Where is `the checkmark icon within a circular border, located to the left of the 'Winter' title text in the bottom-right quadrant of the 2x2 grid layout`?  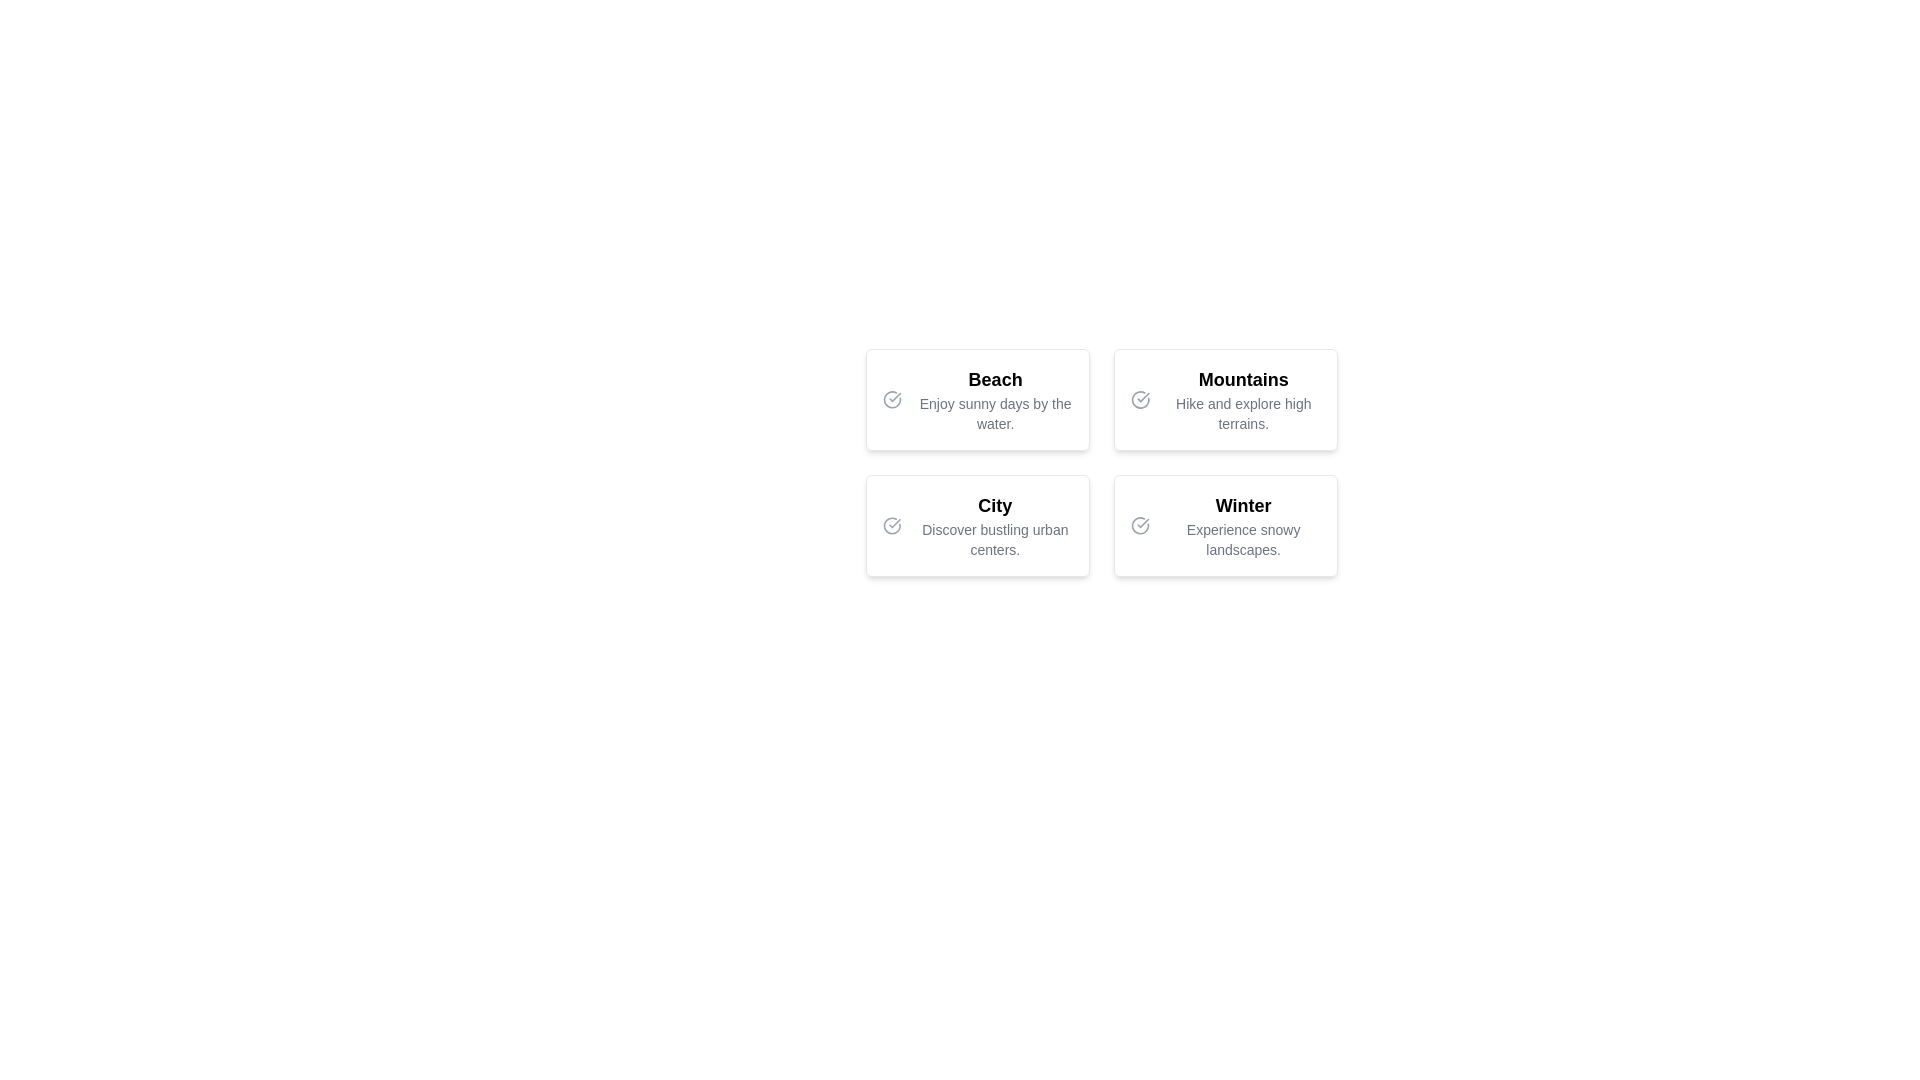
the checkmark icon within a circular border, located to the left of the 'Winter' title text in the bottom-right quadrant of the 2x2 grid layout is located at coordinates (1140, 524).